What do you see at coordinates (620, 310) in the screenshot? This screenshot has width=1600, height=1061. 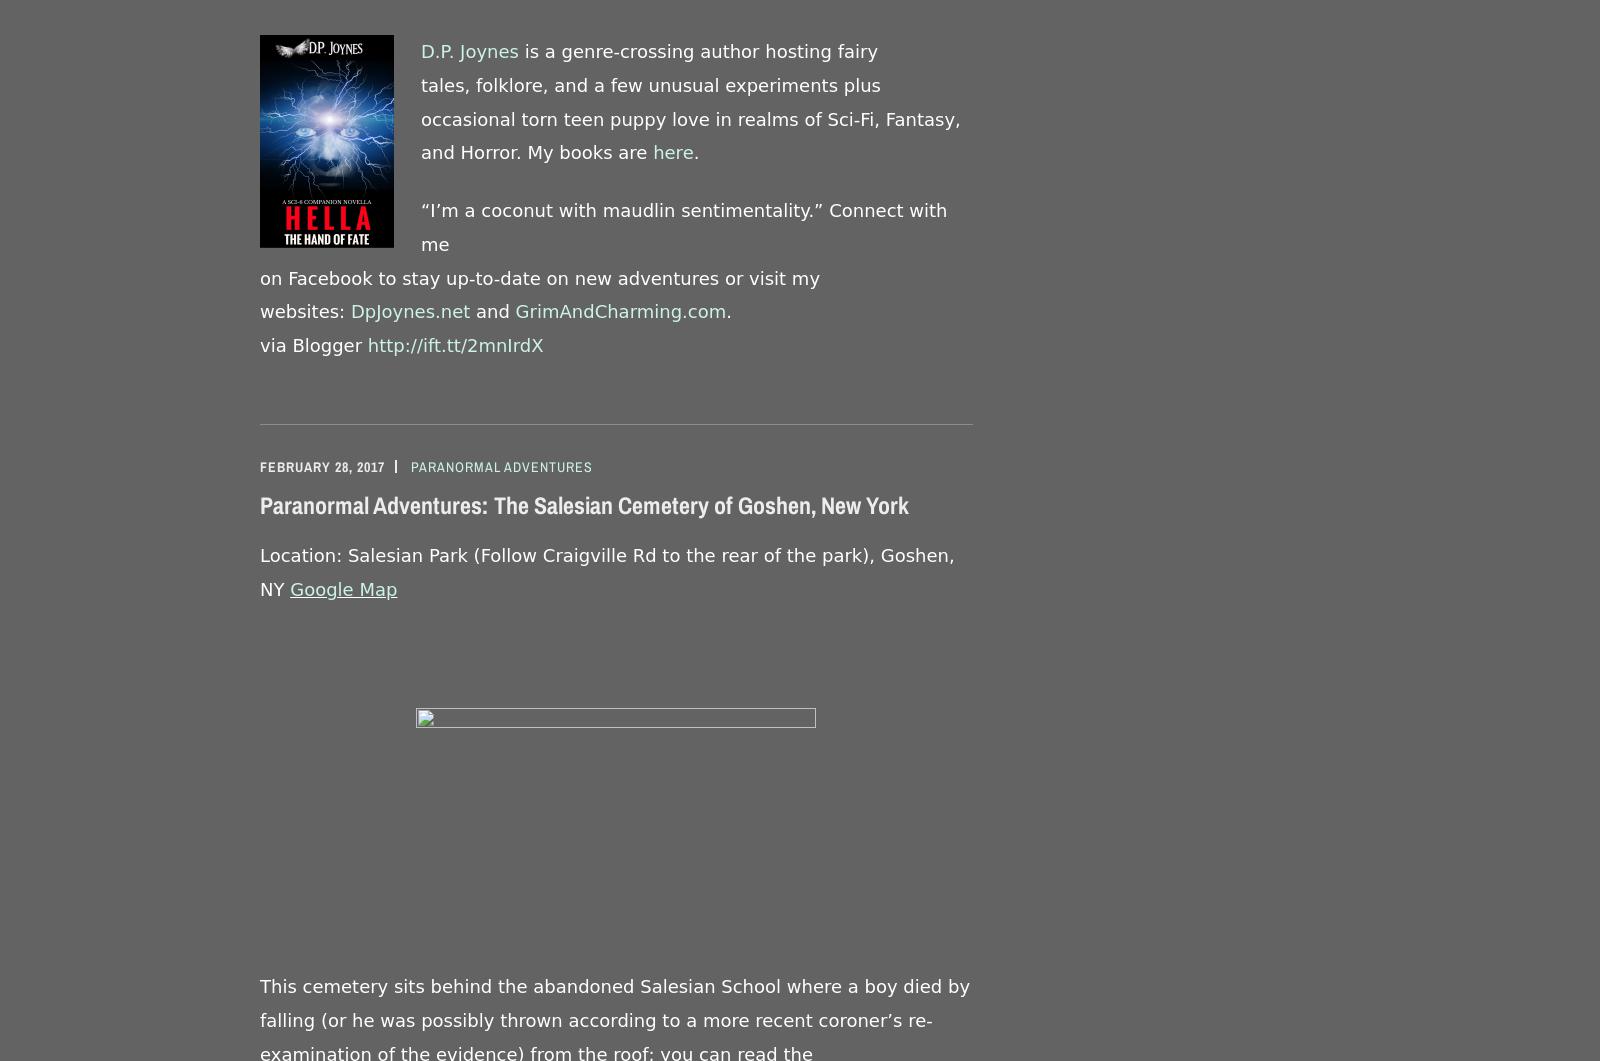 I see `'GrimAndCharming.com'` at bounding box center [620, 310].